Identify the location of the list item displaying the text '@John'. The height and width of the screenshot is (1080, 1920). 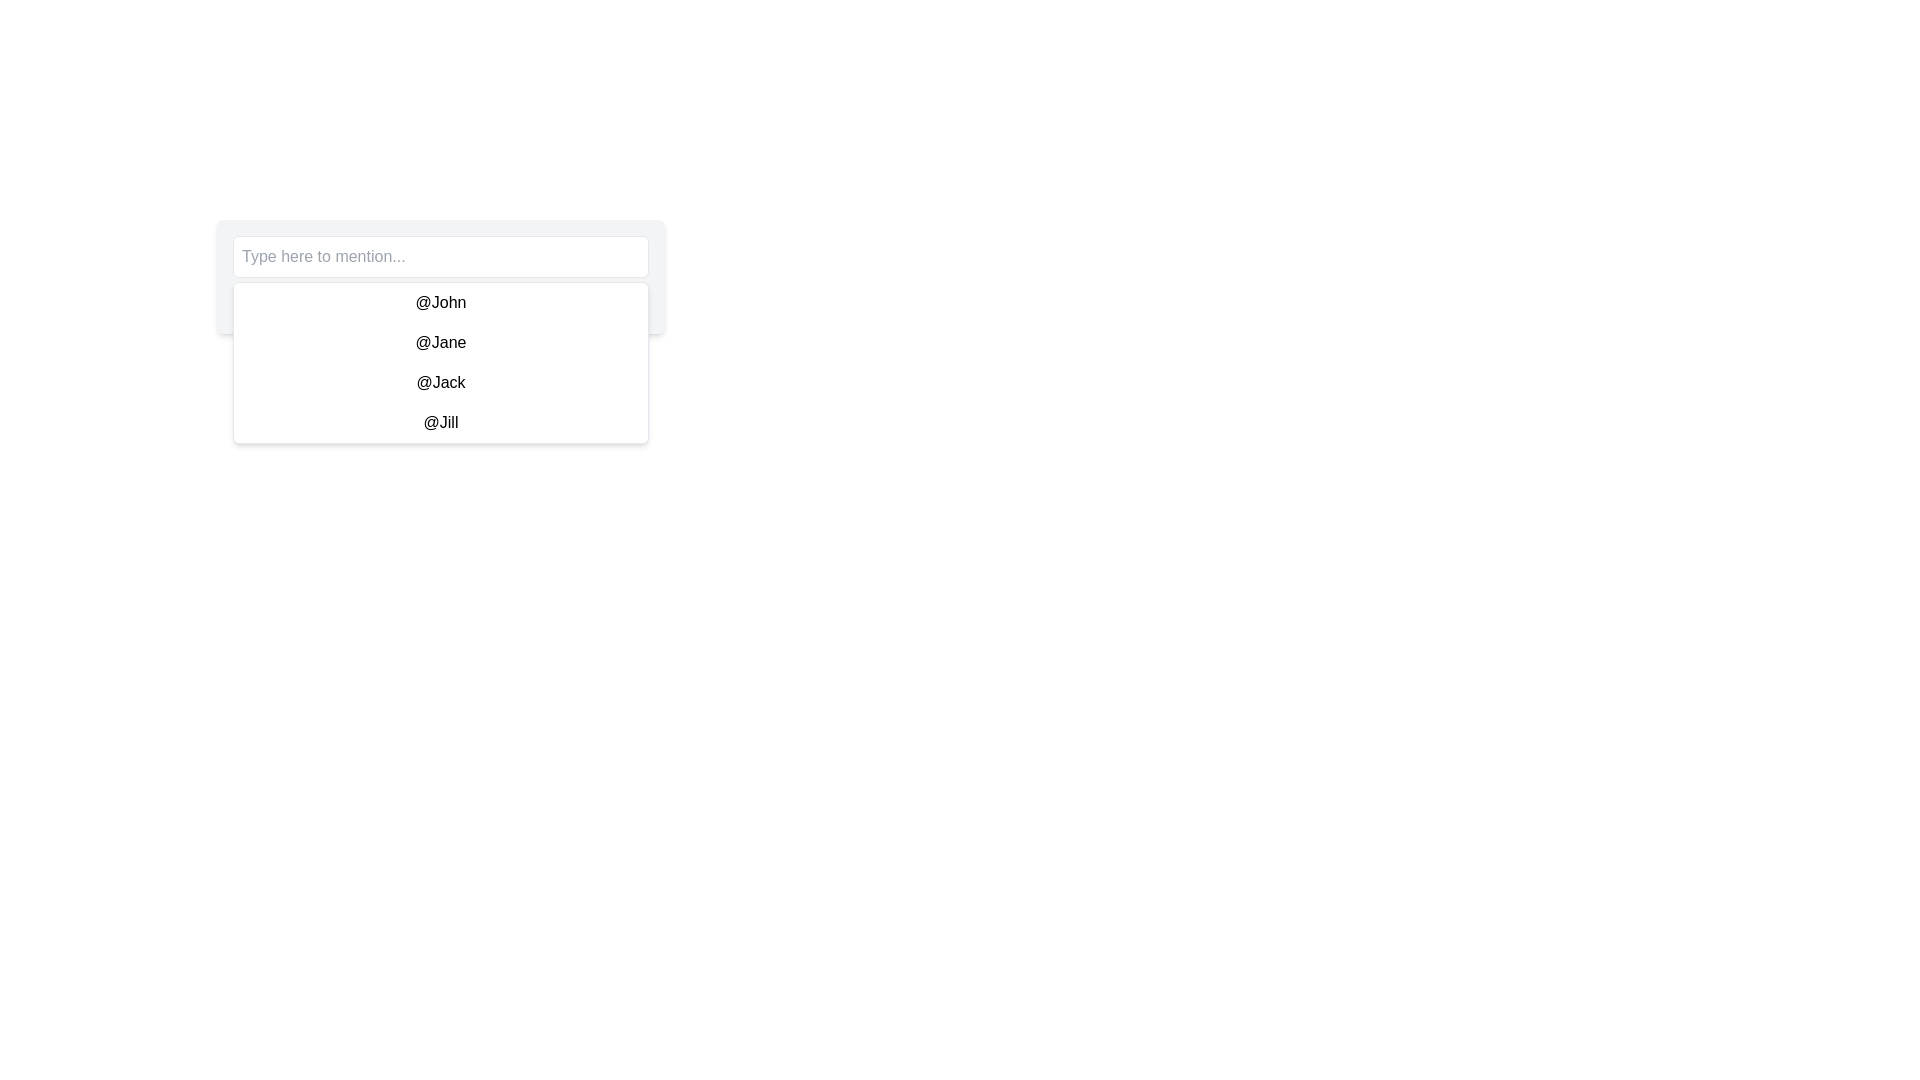
(440, 303).